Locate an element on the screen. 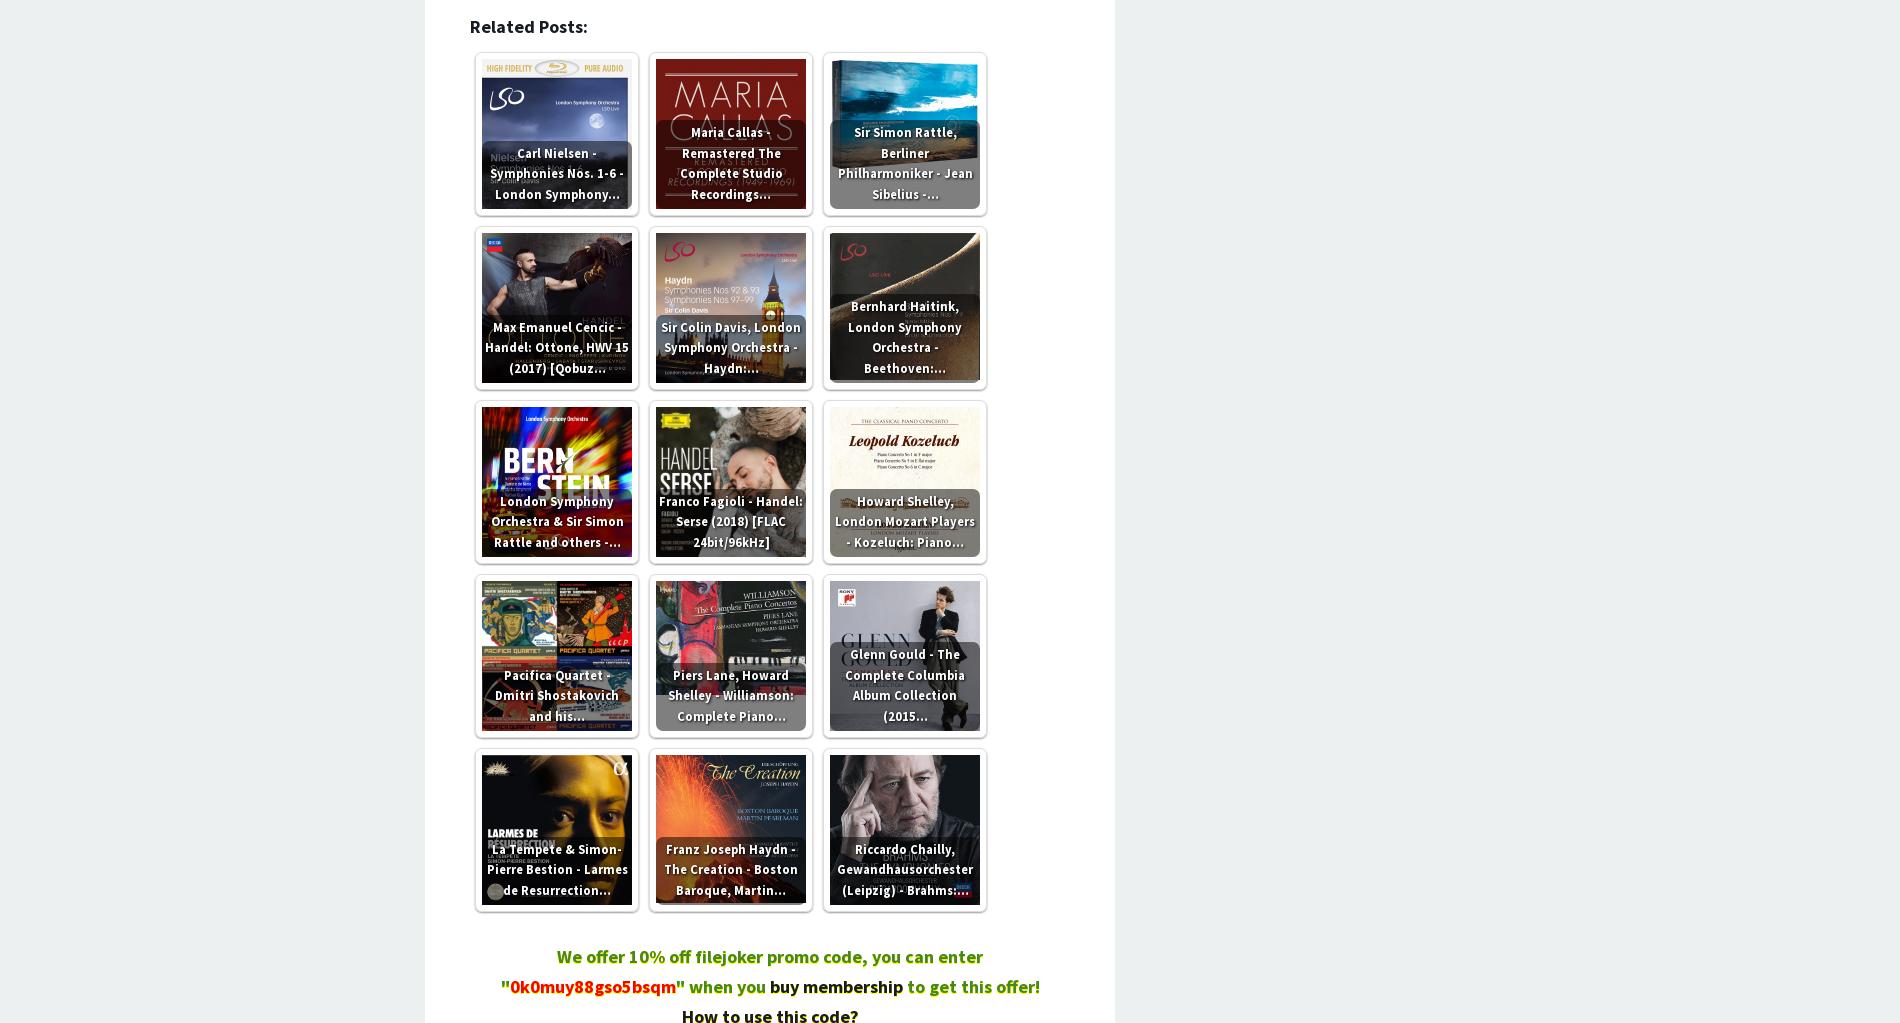 The image size is (1900, 1023). 'We offer 10% off filejoker promo code, you can enter "' is located at coordinates (740, 970).